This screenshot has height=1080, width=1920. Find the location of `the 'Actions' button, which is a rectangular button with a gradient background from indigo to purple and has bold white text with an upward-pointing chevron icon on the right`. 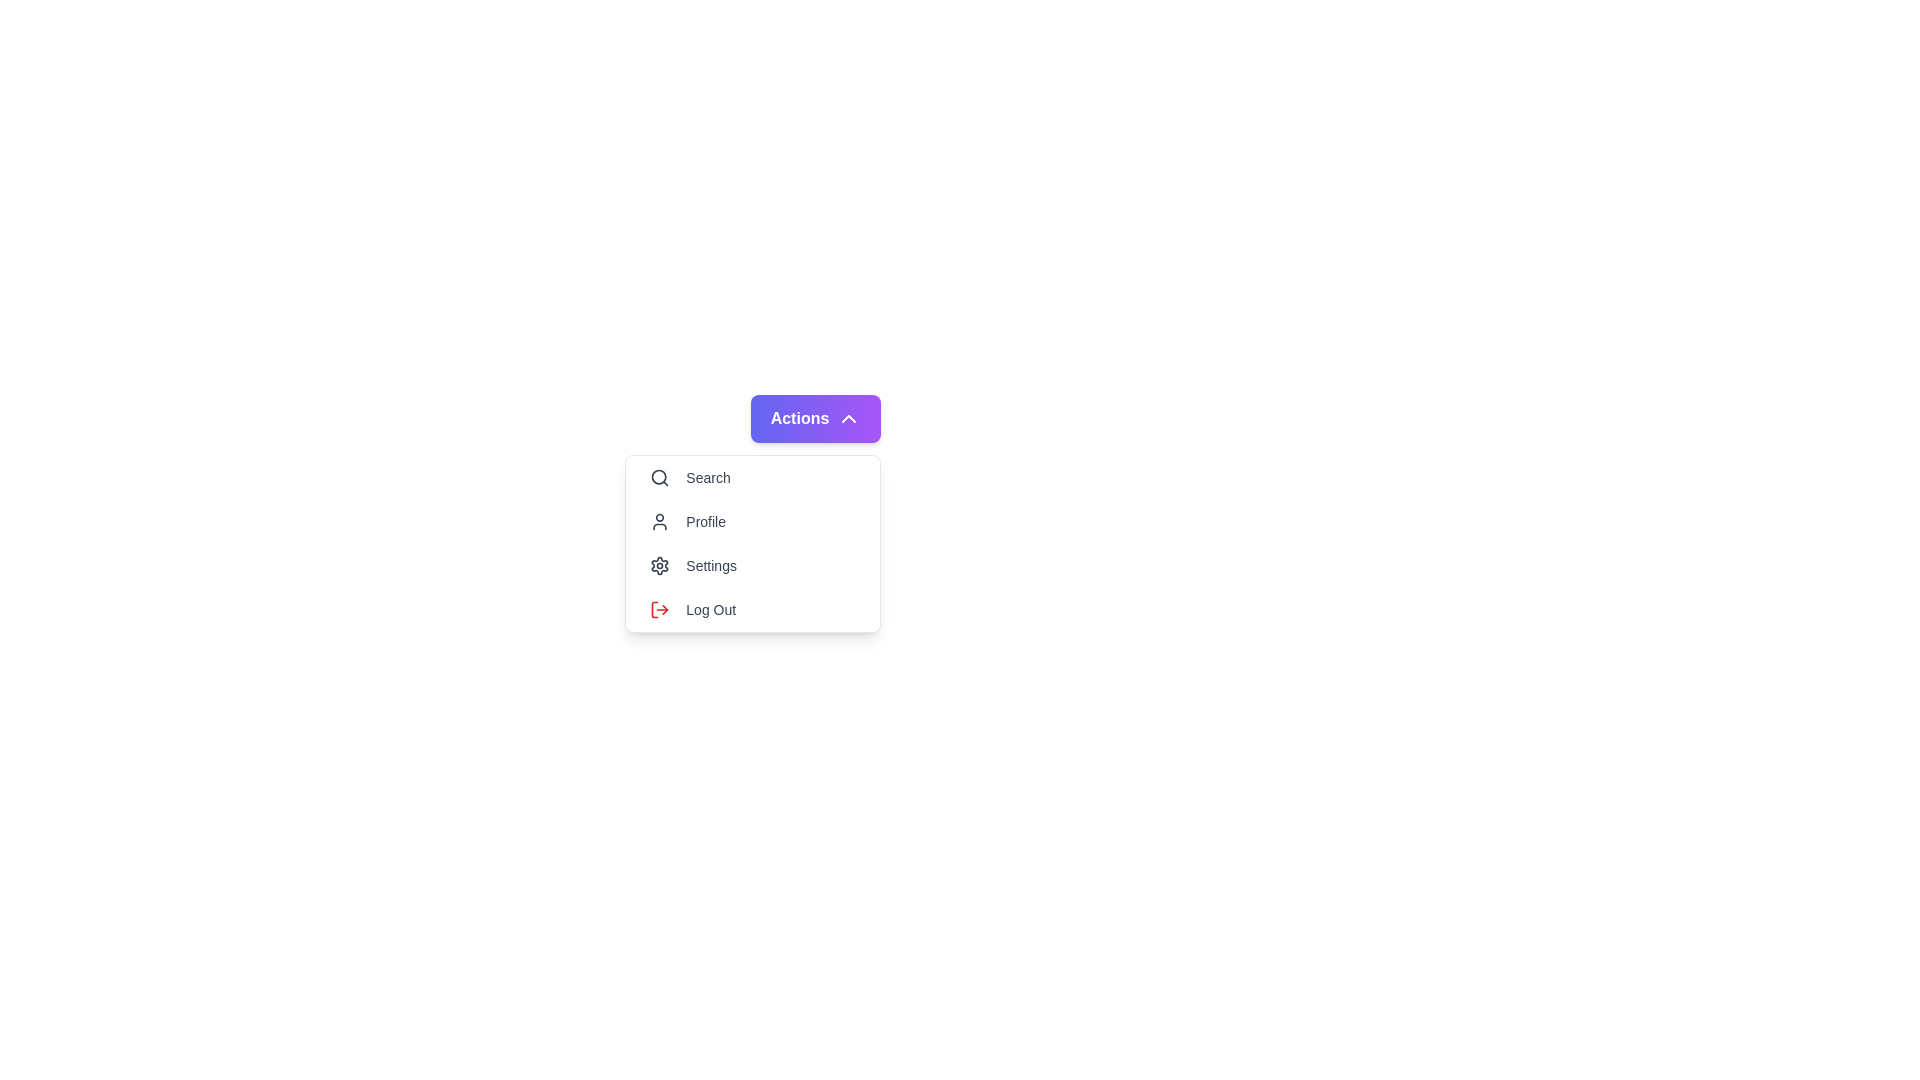

the 'Actions' button, which is a rectangular button with a gradient background from indigo to purple and has bold white text with an upward-pointing chevron icon on the right is located at coordinates (816, 418).